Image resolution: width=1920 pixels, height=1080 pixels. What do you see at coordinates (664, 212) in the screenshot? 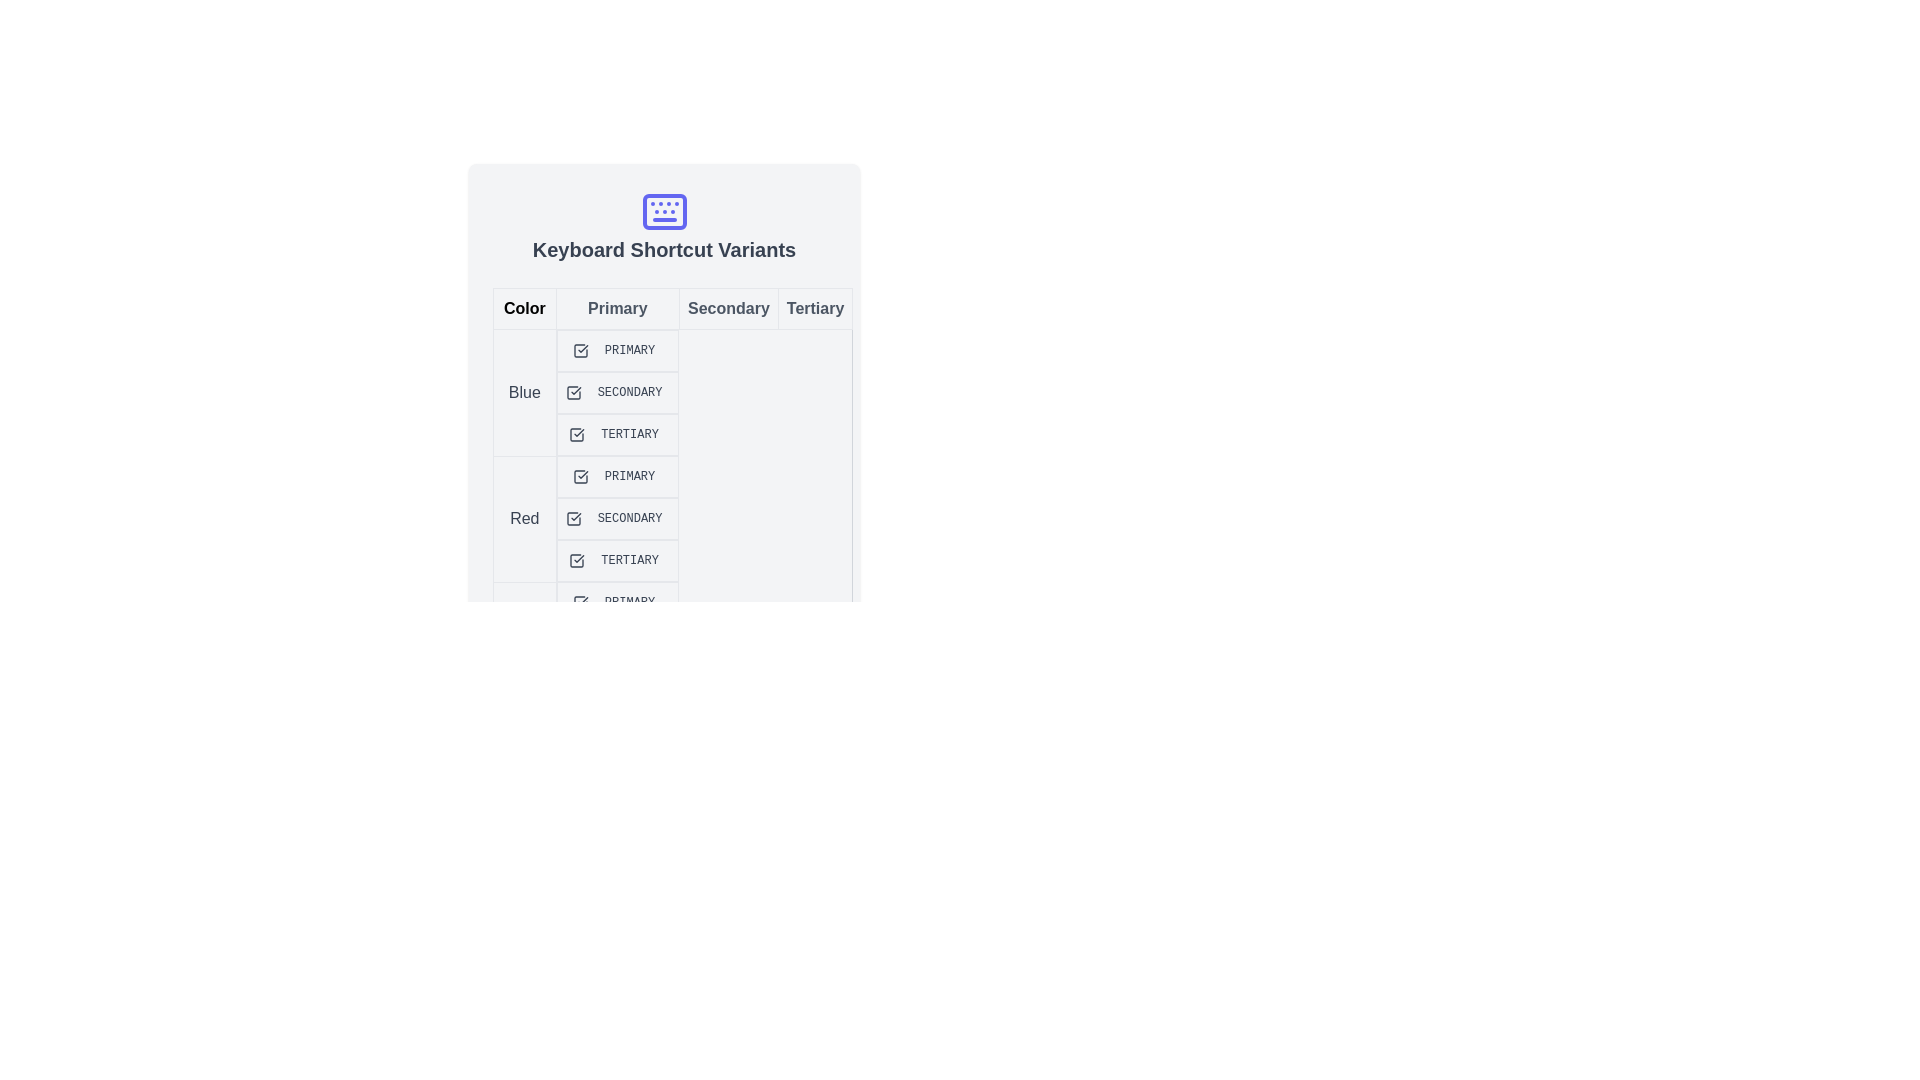
I see `the graphical icon component that visually depicts a keyboard, located at the center of the keyboard-like icon above the heading 'Keyboard Shortcut Variants'` at bounding box center [664, 212].